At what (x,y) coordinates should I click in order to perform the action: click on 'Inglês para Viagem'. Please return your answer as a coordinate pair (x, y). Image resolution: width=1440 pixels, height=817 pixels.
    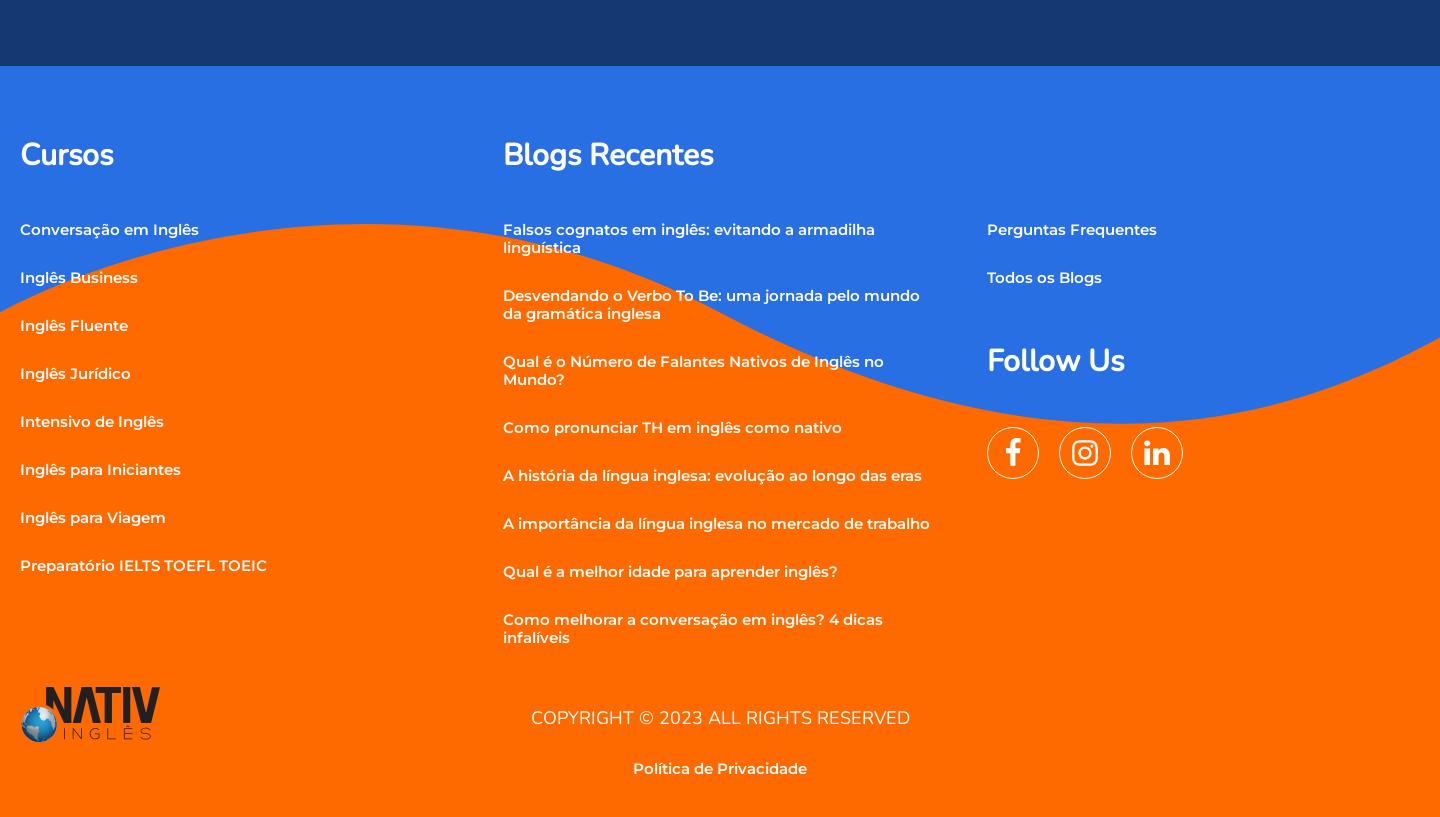
    Looking at the image, I should click on (93, 515).